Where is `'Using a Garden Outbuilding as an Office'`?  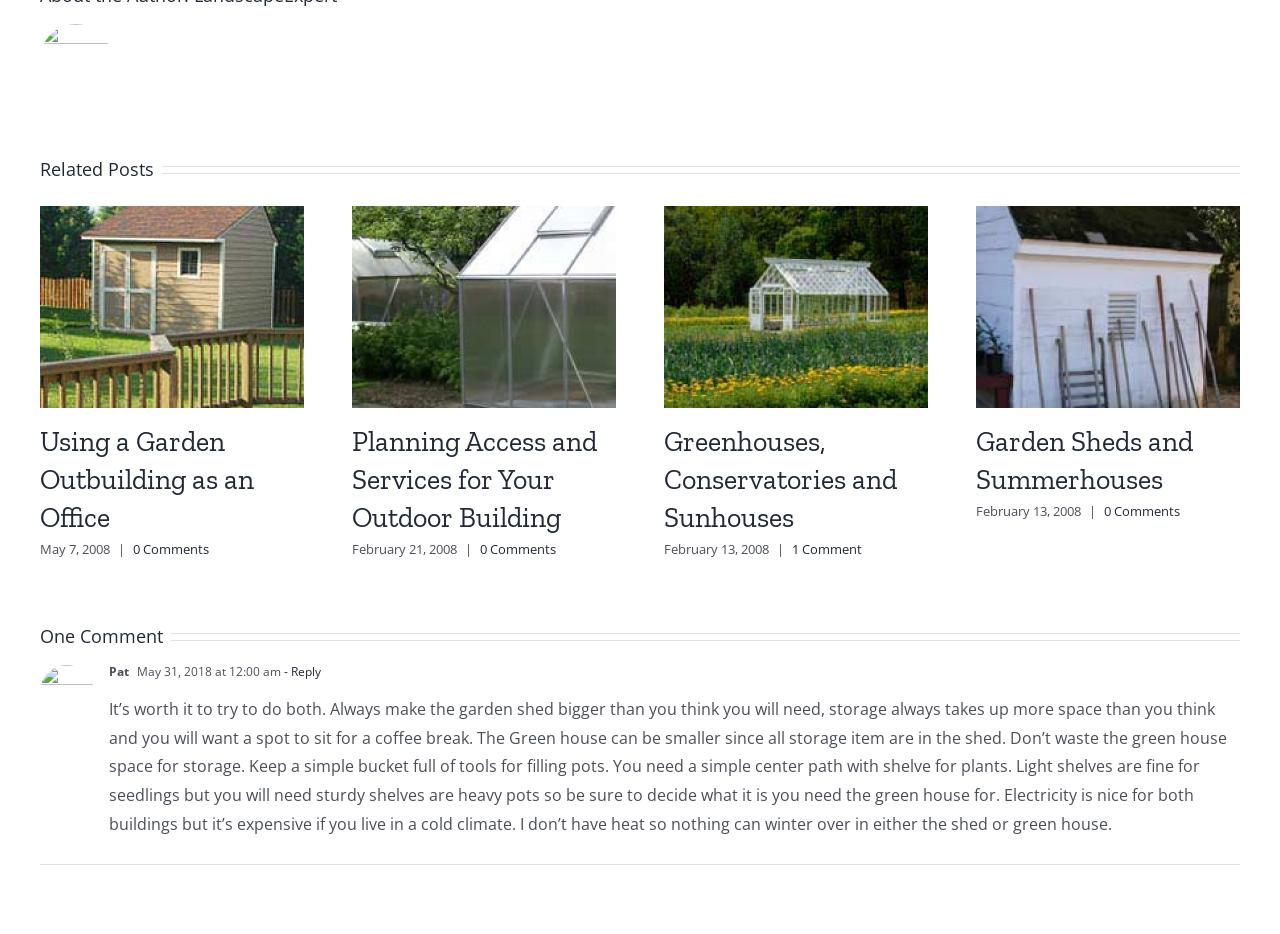 'Using a Garden Outbuilding as an Office' is located at coordinates (145, 478).